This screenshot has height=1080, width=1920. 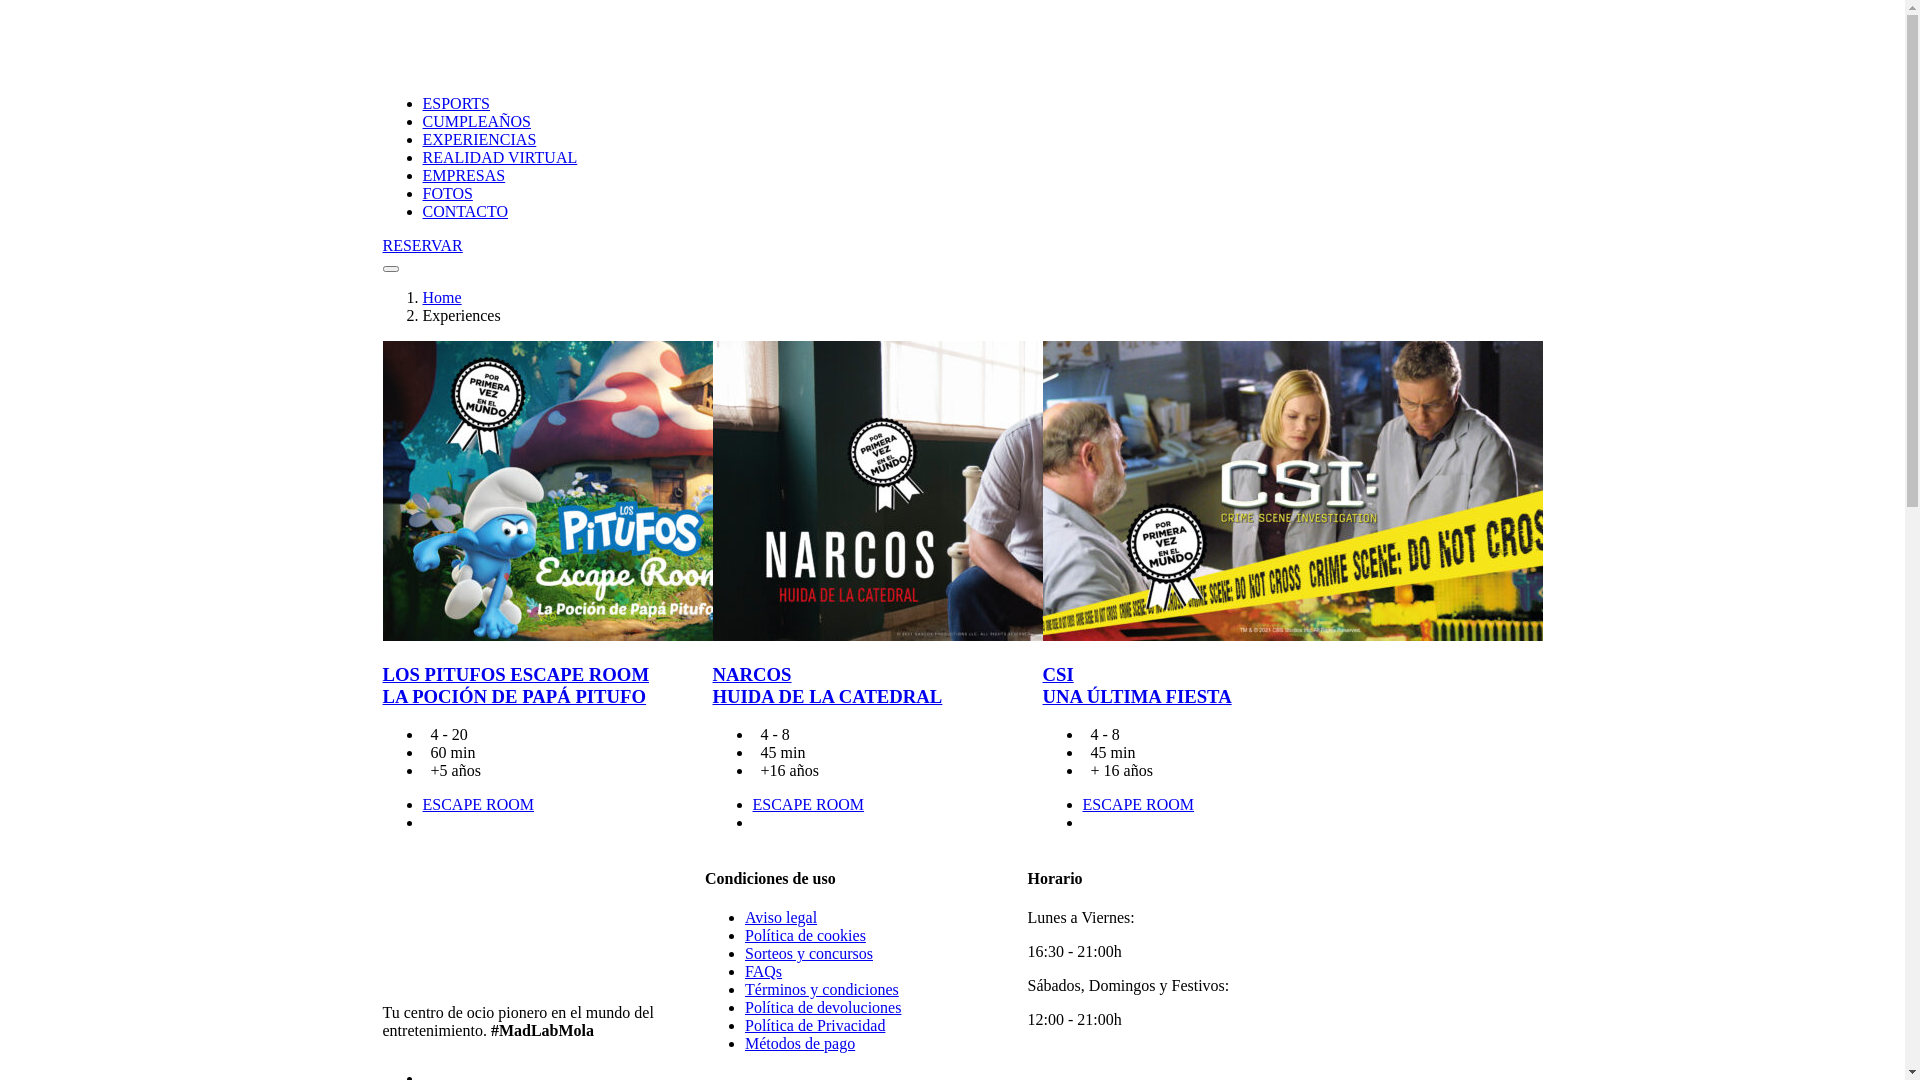 I want to click on 'NARCOS, so click(x=826, y=684).